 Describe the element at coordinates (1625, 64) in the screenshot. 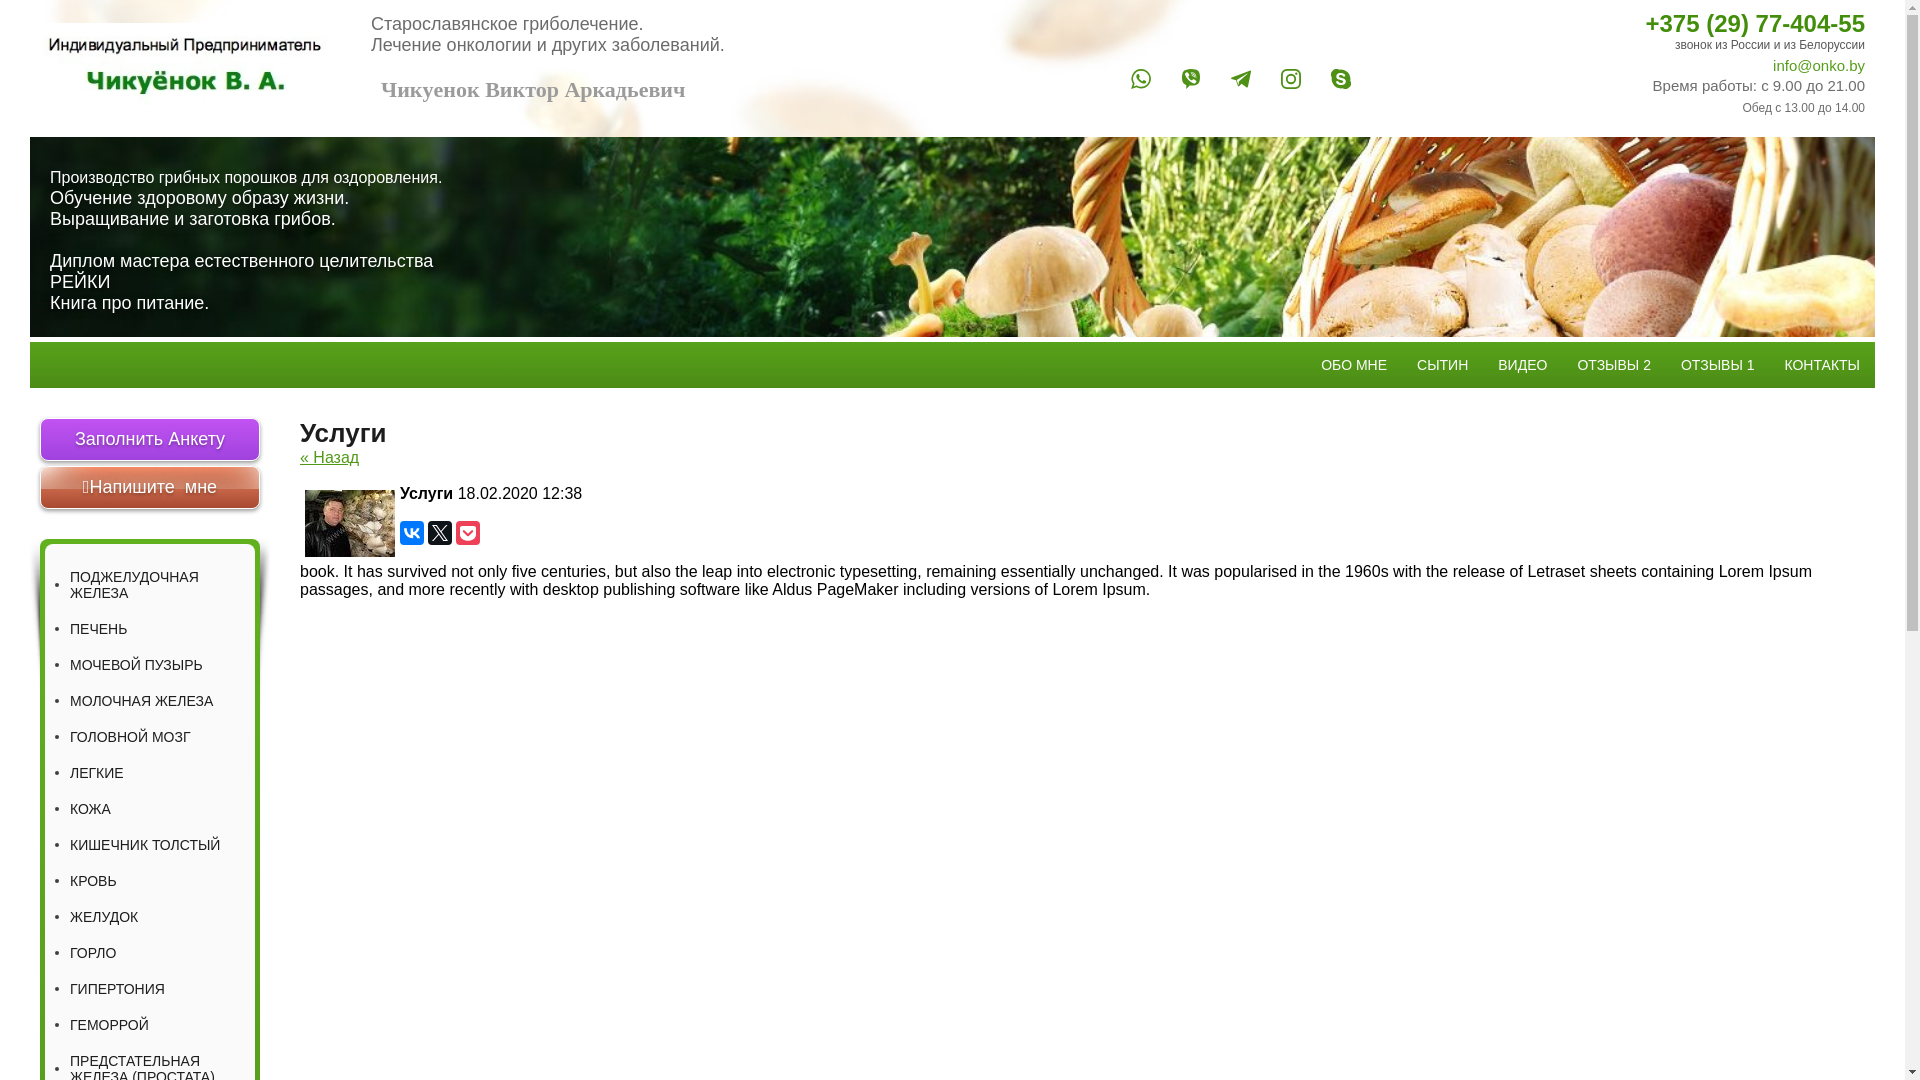

I see `'info@onko.by'` at that location.